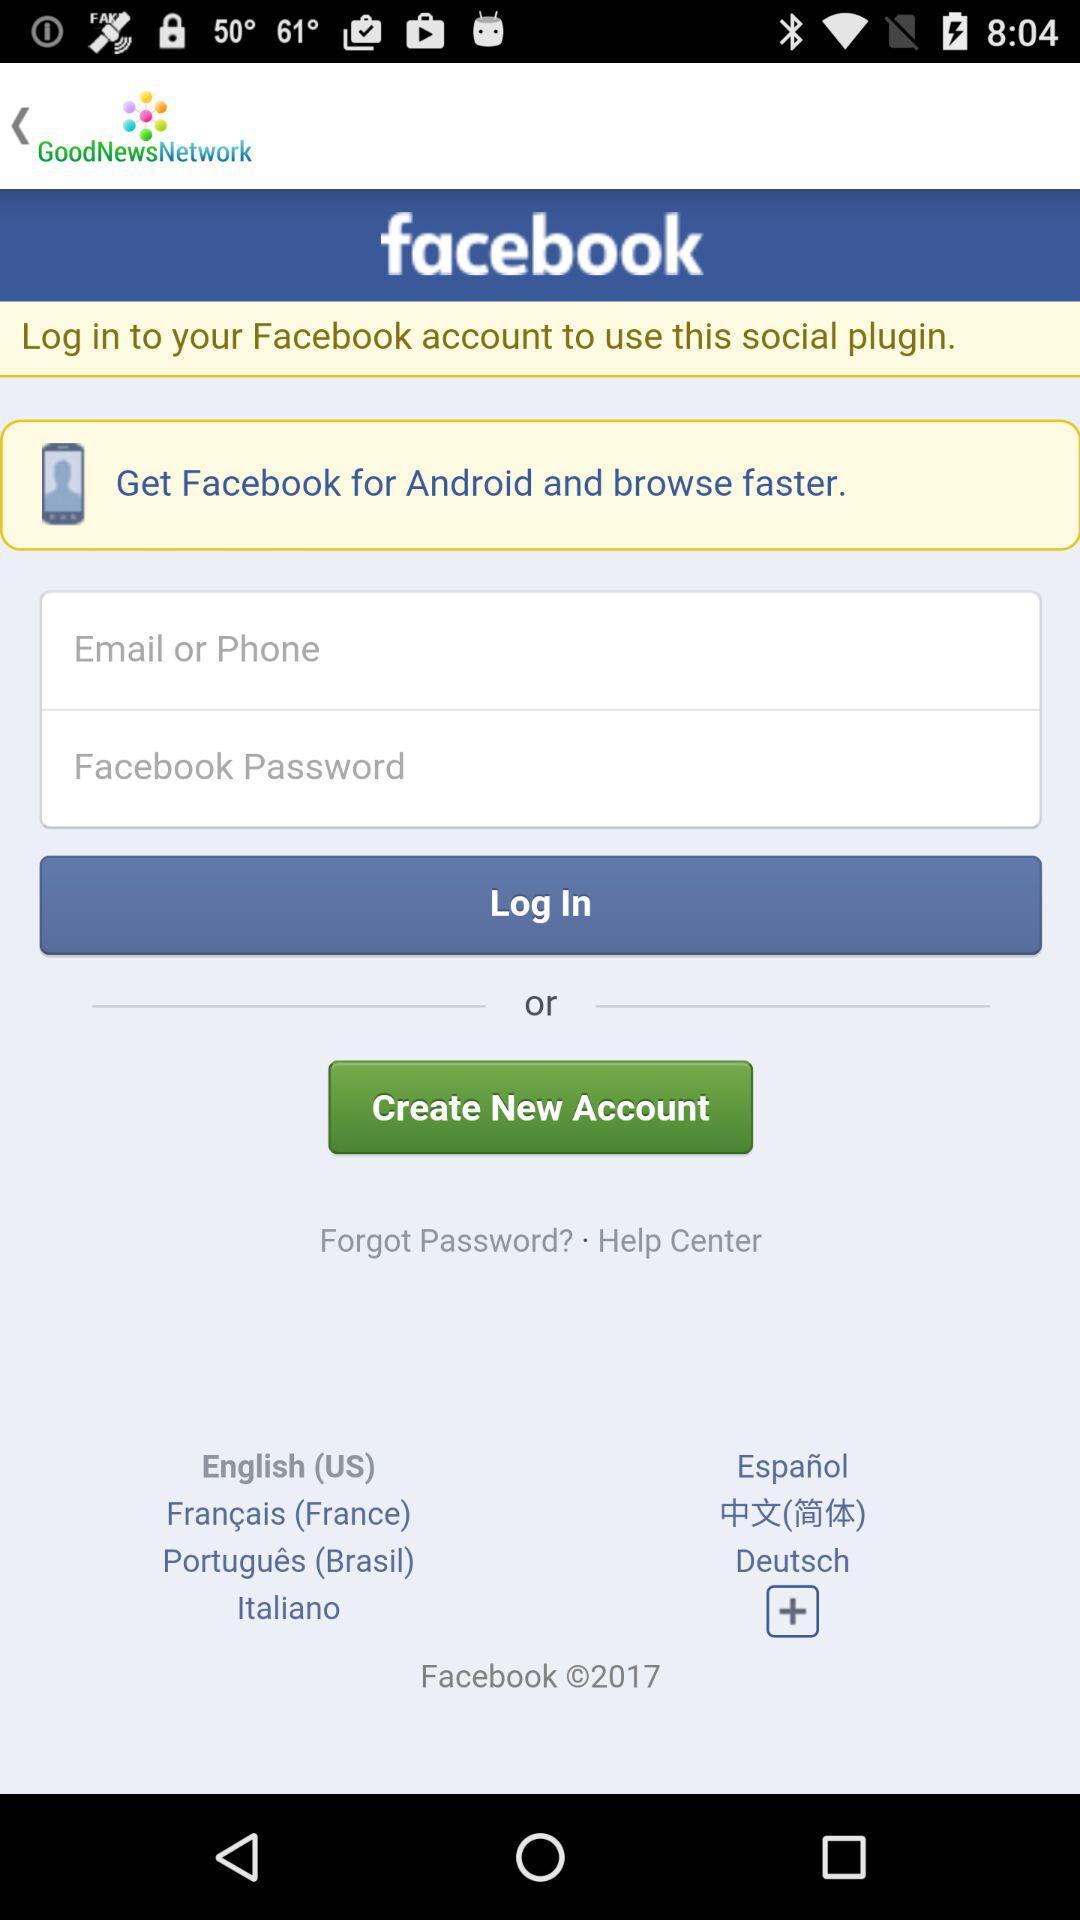 The height and width of the screenshot is (1920, 1080). Describe the element at coordinates (540, 991) in the screenshot. I see `facebook home screen` at that location.